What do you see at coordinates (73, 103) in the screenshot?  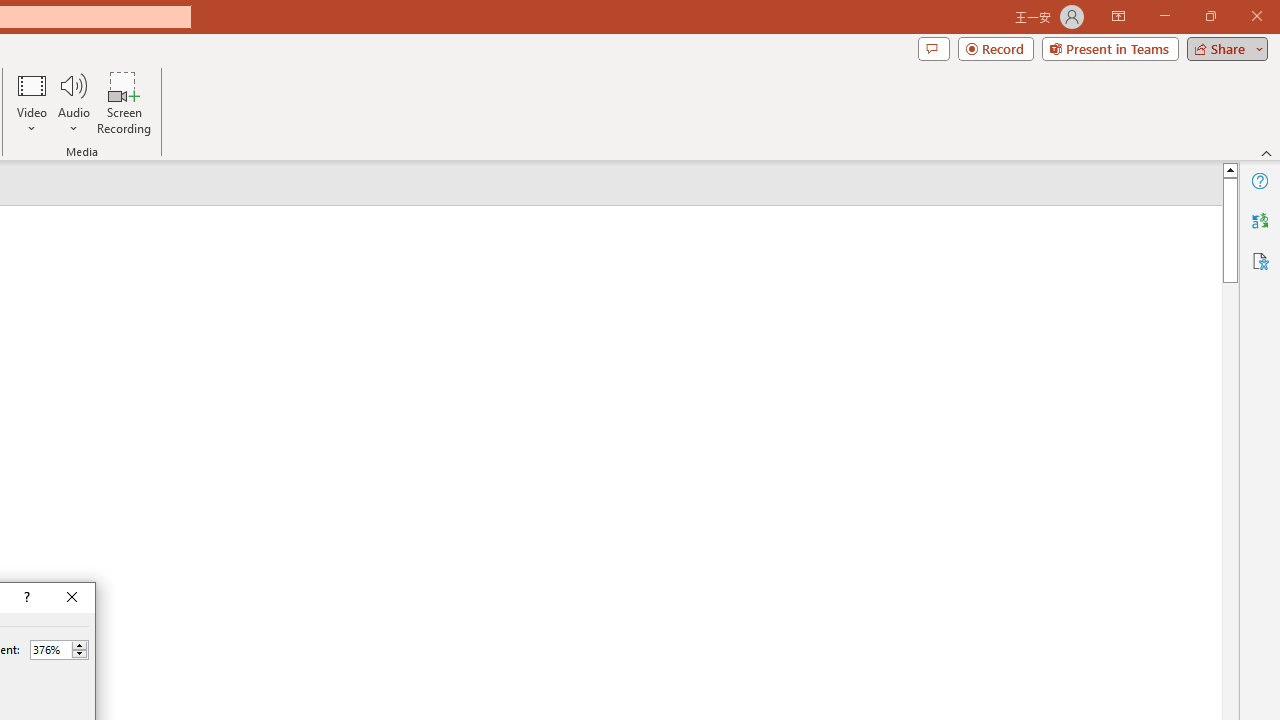 I see `'Audio'` at bounding box center [73, 103].